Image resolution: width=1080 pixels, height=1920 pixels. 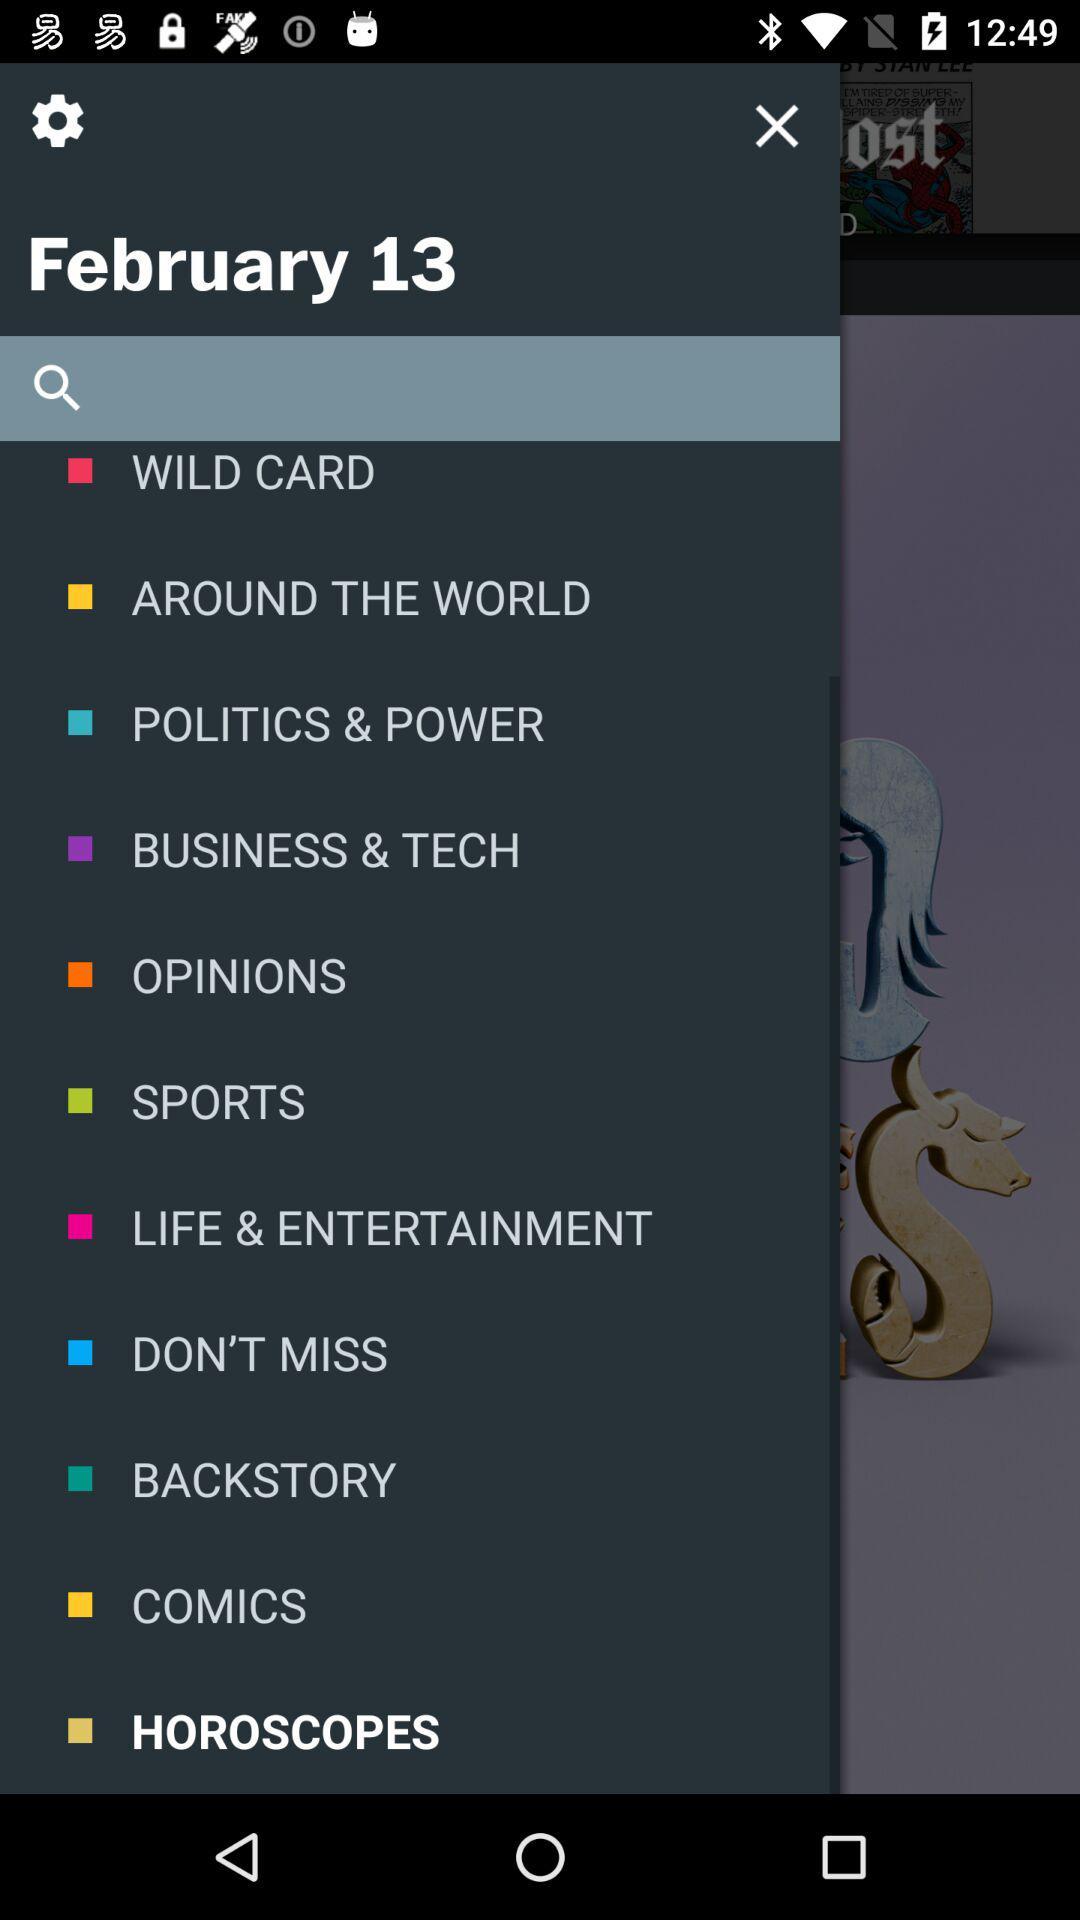 I want to click on the icon below the opinions app, so click(x=419, y=1099).